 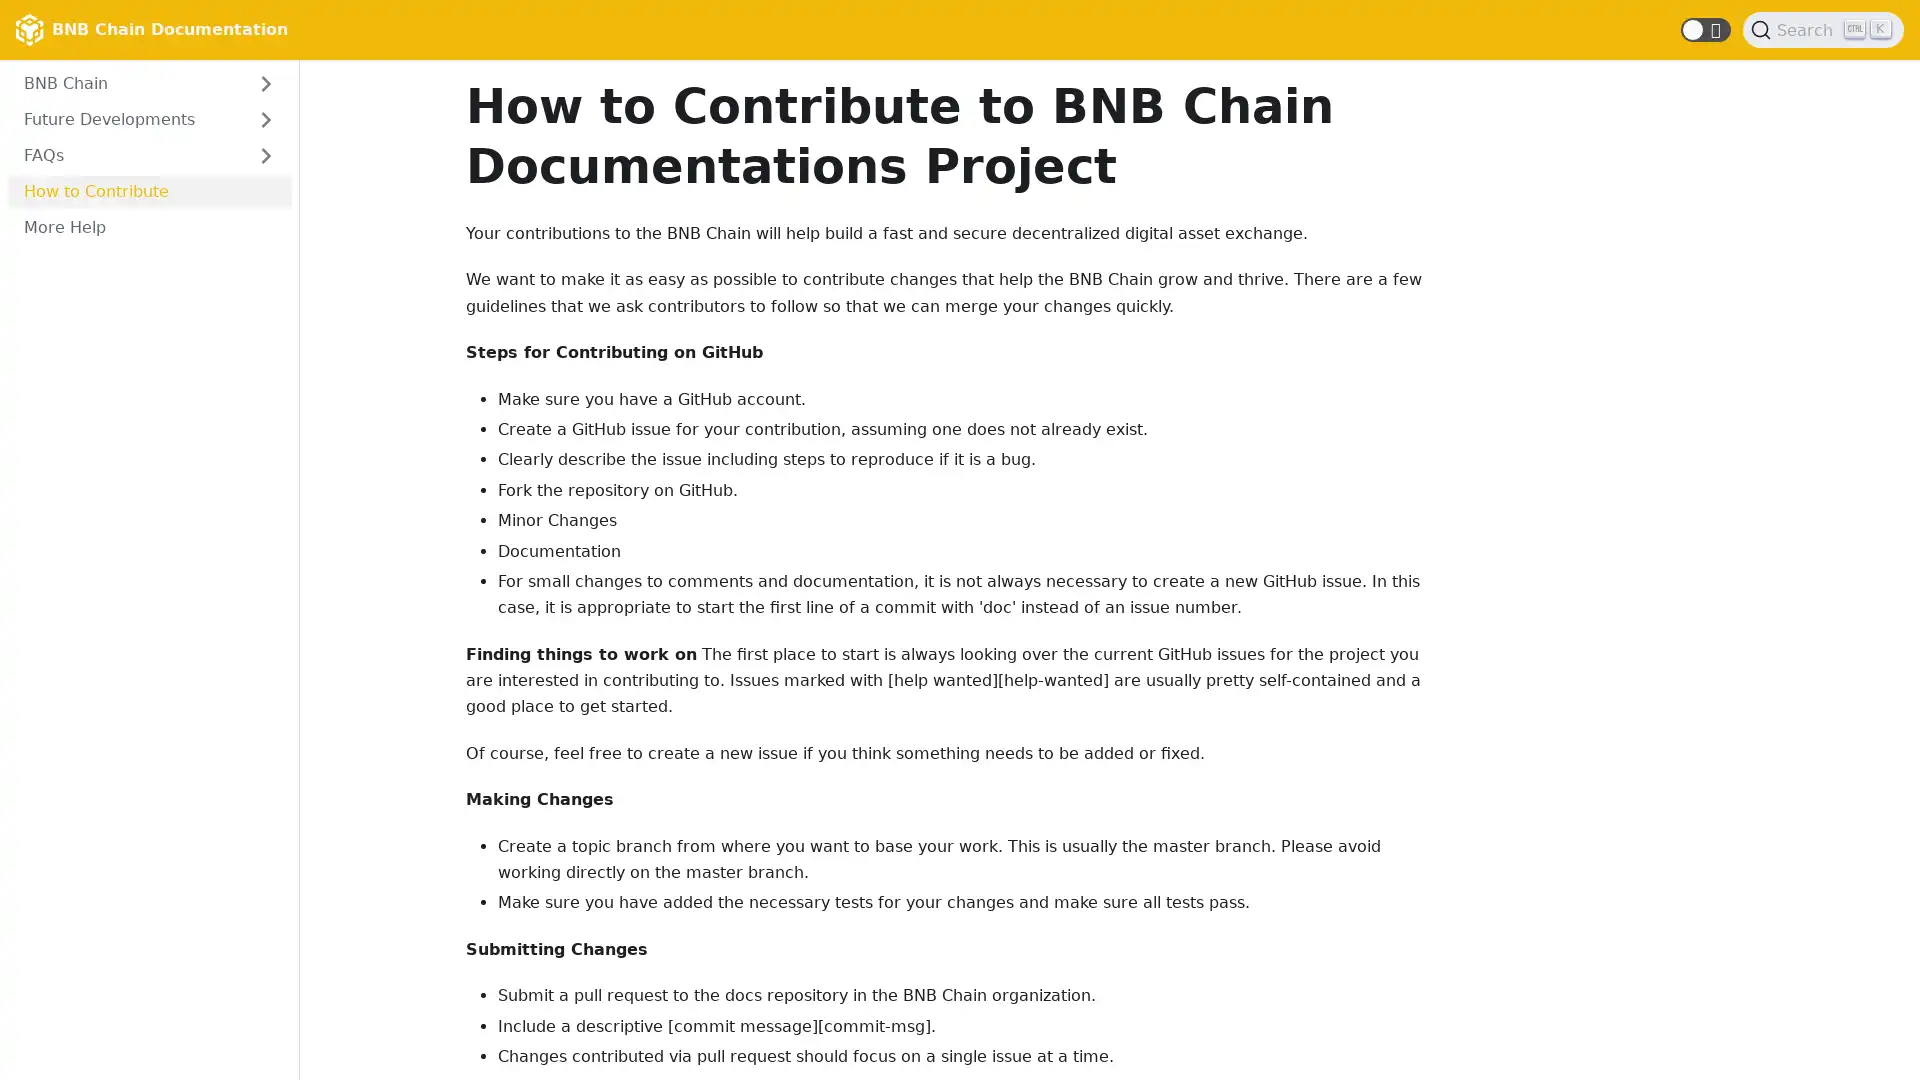 I want to click on Search, so click(x=1823, y=30).